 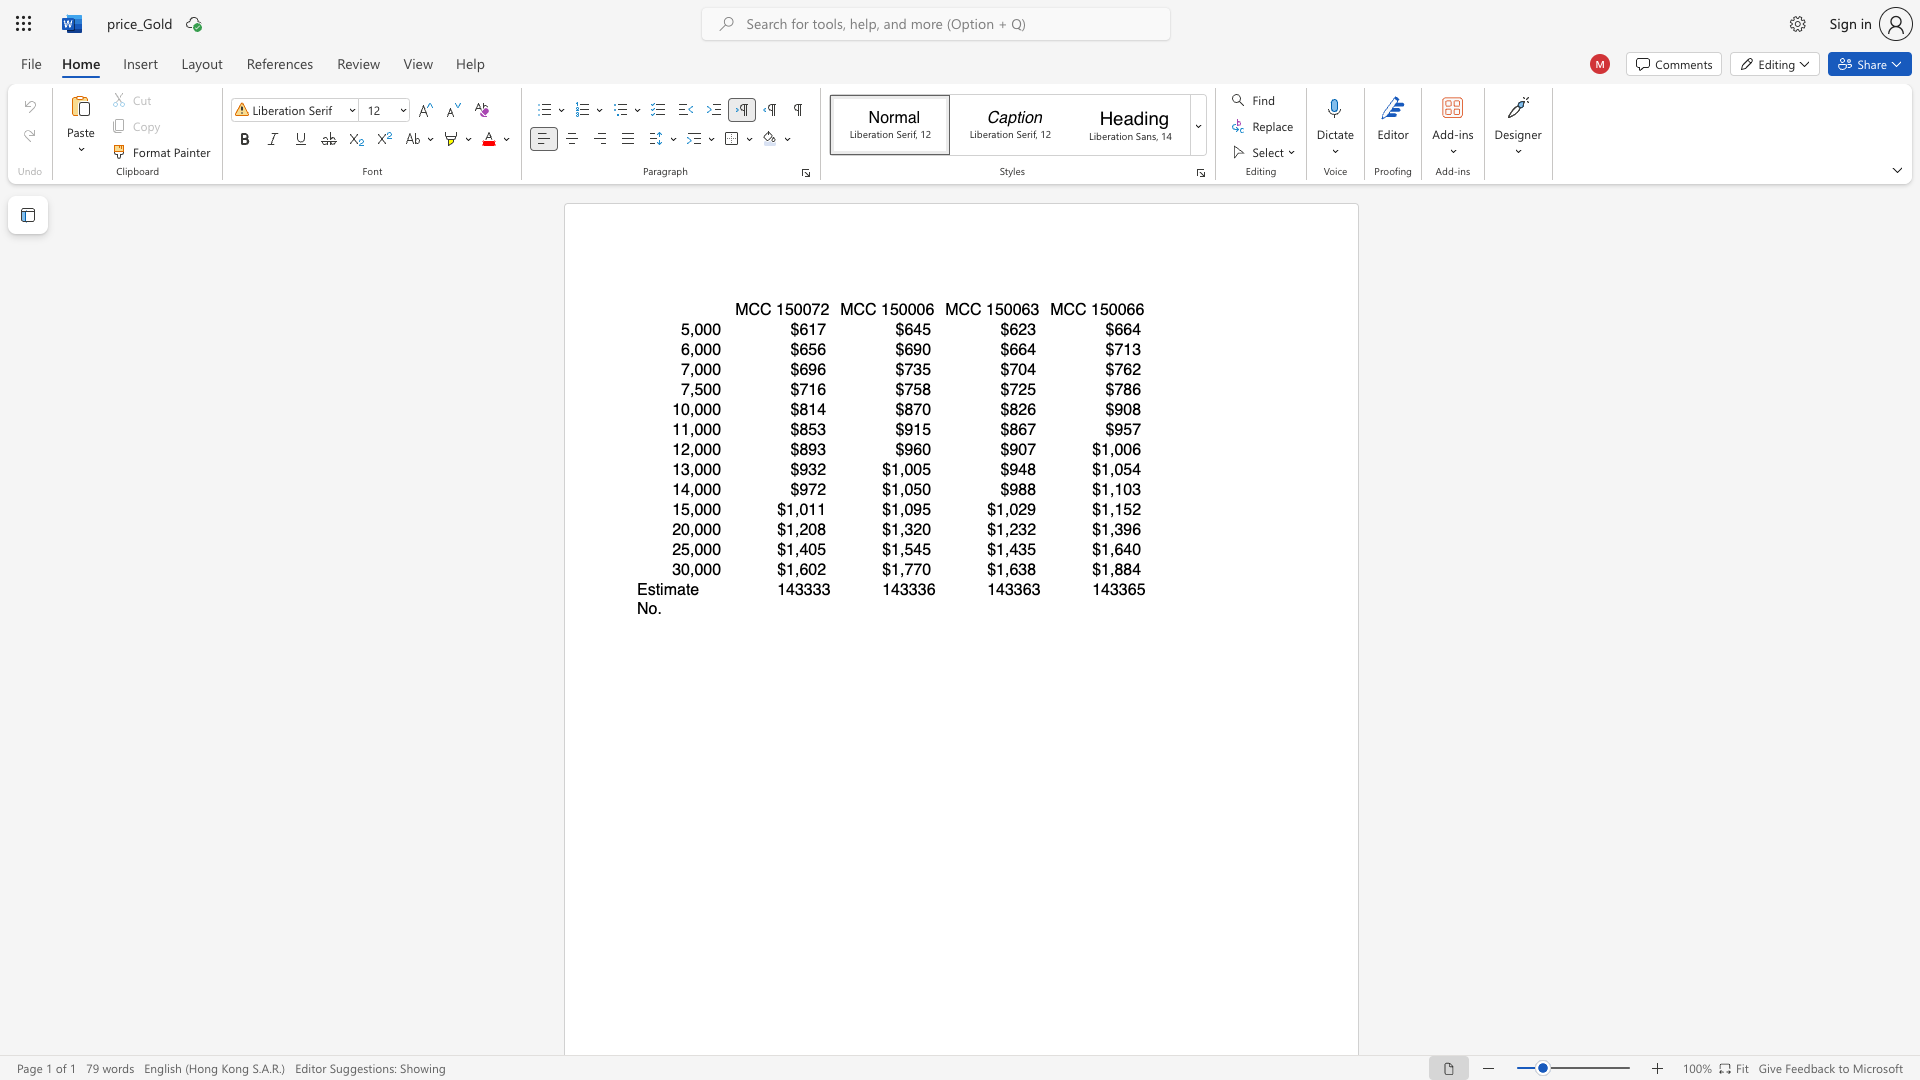 I want to click on the subset text "CC 1500" within the text "MCC 150072", so click(x=747, y=309).